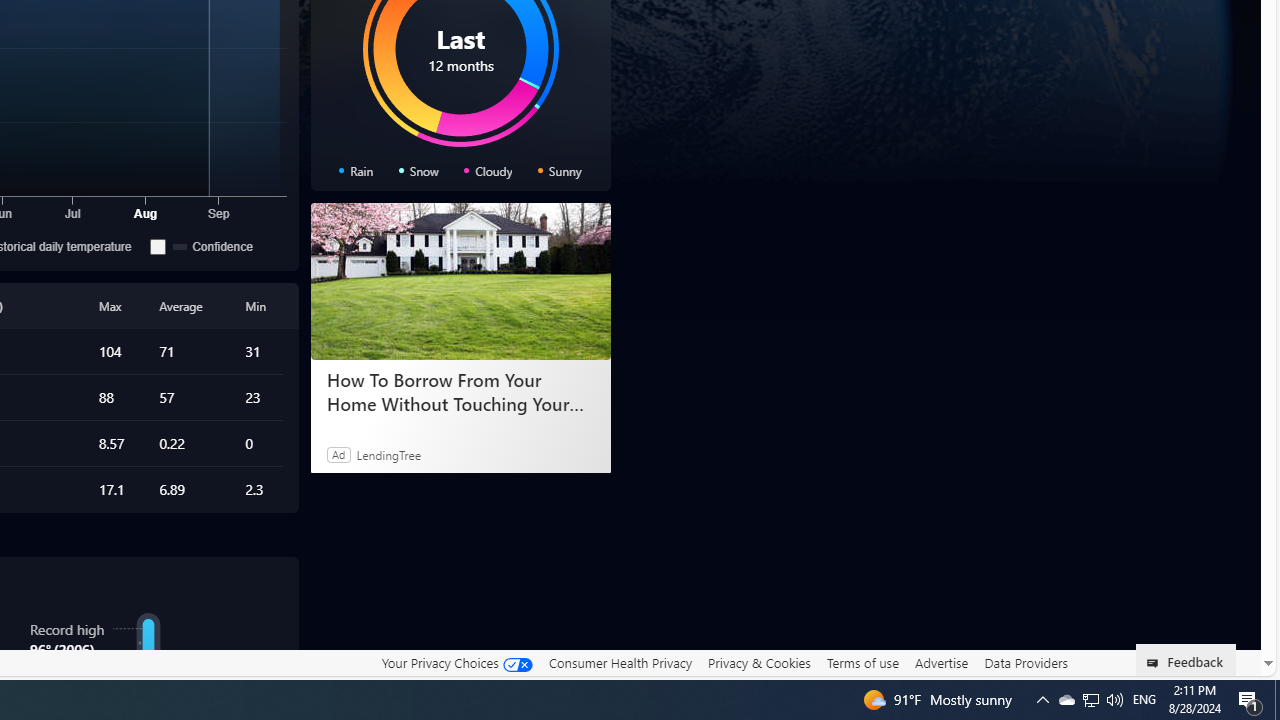 Image resolution: width=1280 pixels, height=720 pixels. What do you see at coordinates (1186, 659) in the screenshot?
I see `'Feedback'` at bounding box center [1186, 659].